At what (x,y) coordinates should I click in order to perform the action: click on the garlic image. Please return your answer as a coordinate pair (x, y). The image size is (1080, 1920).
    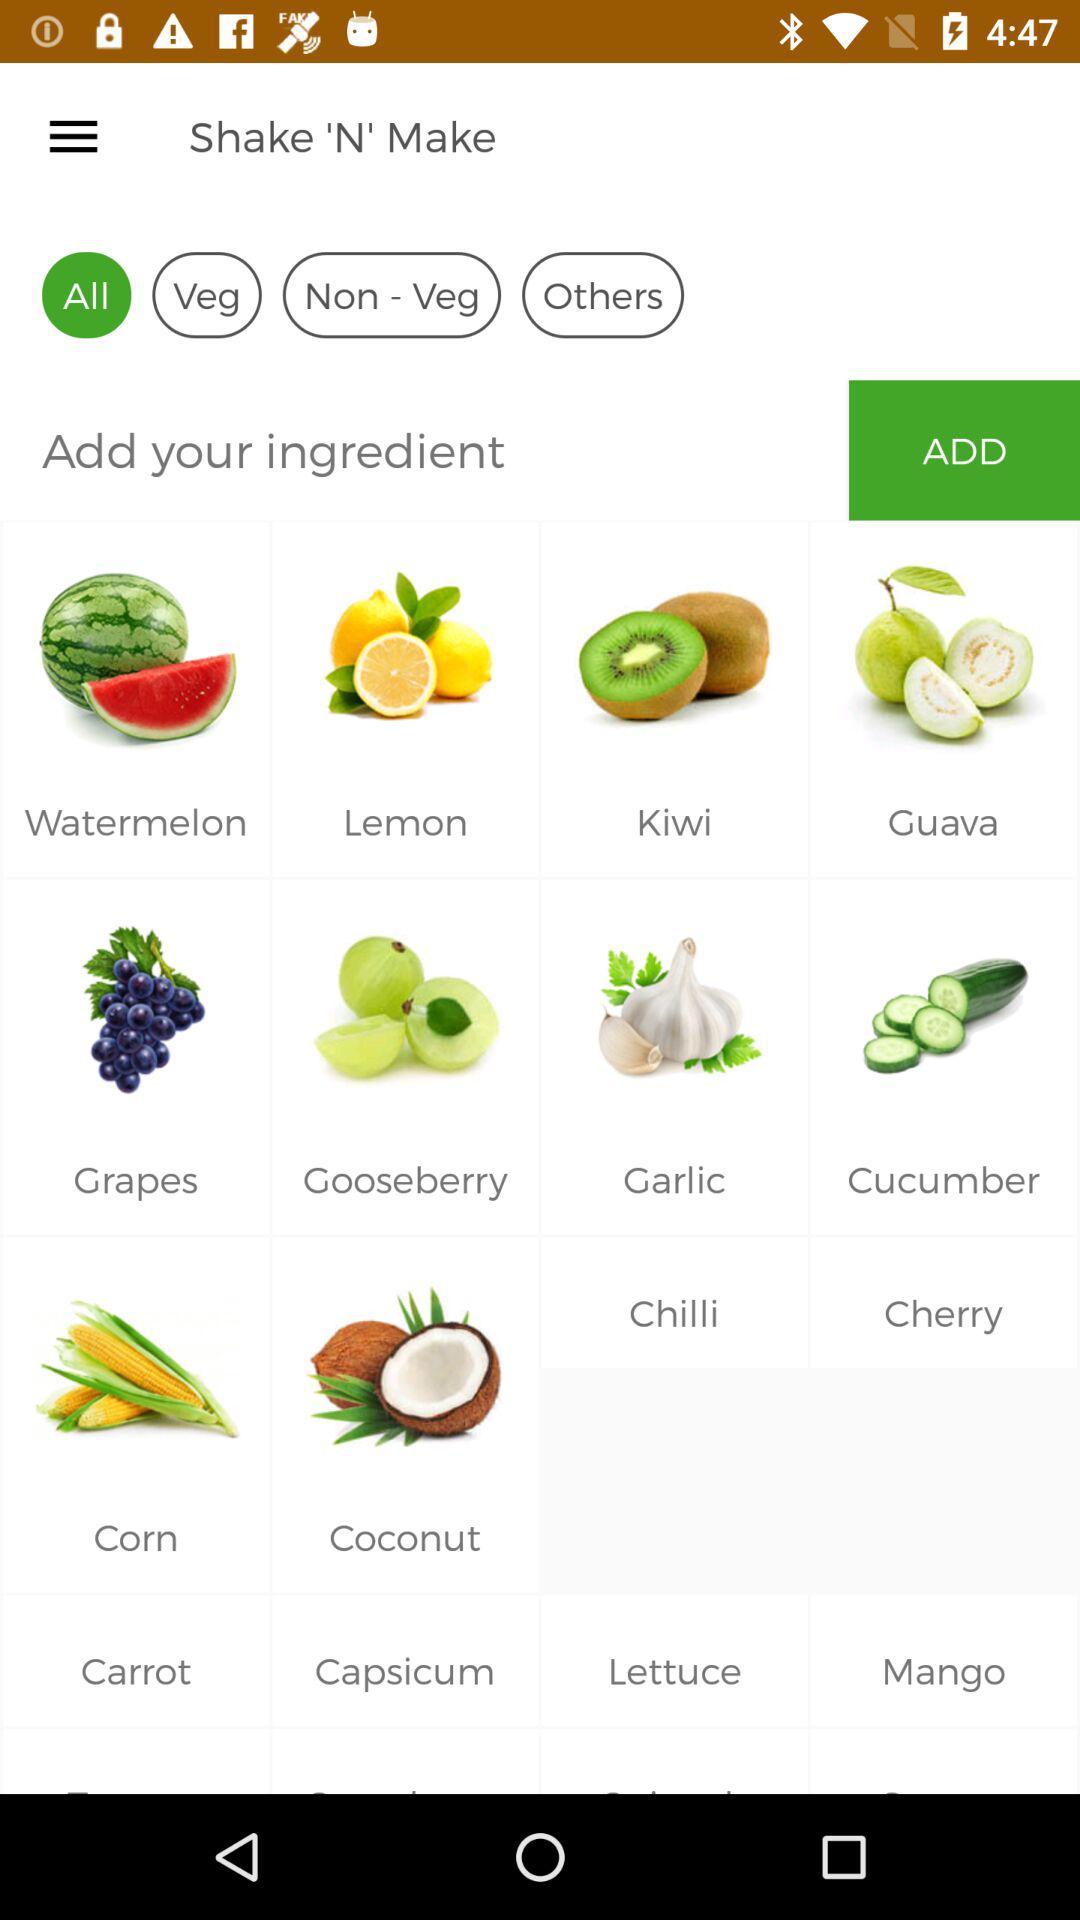
    Looking at the image, I should click on (675, 1002).